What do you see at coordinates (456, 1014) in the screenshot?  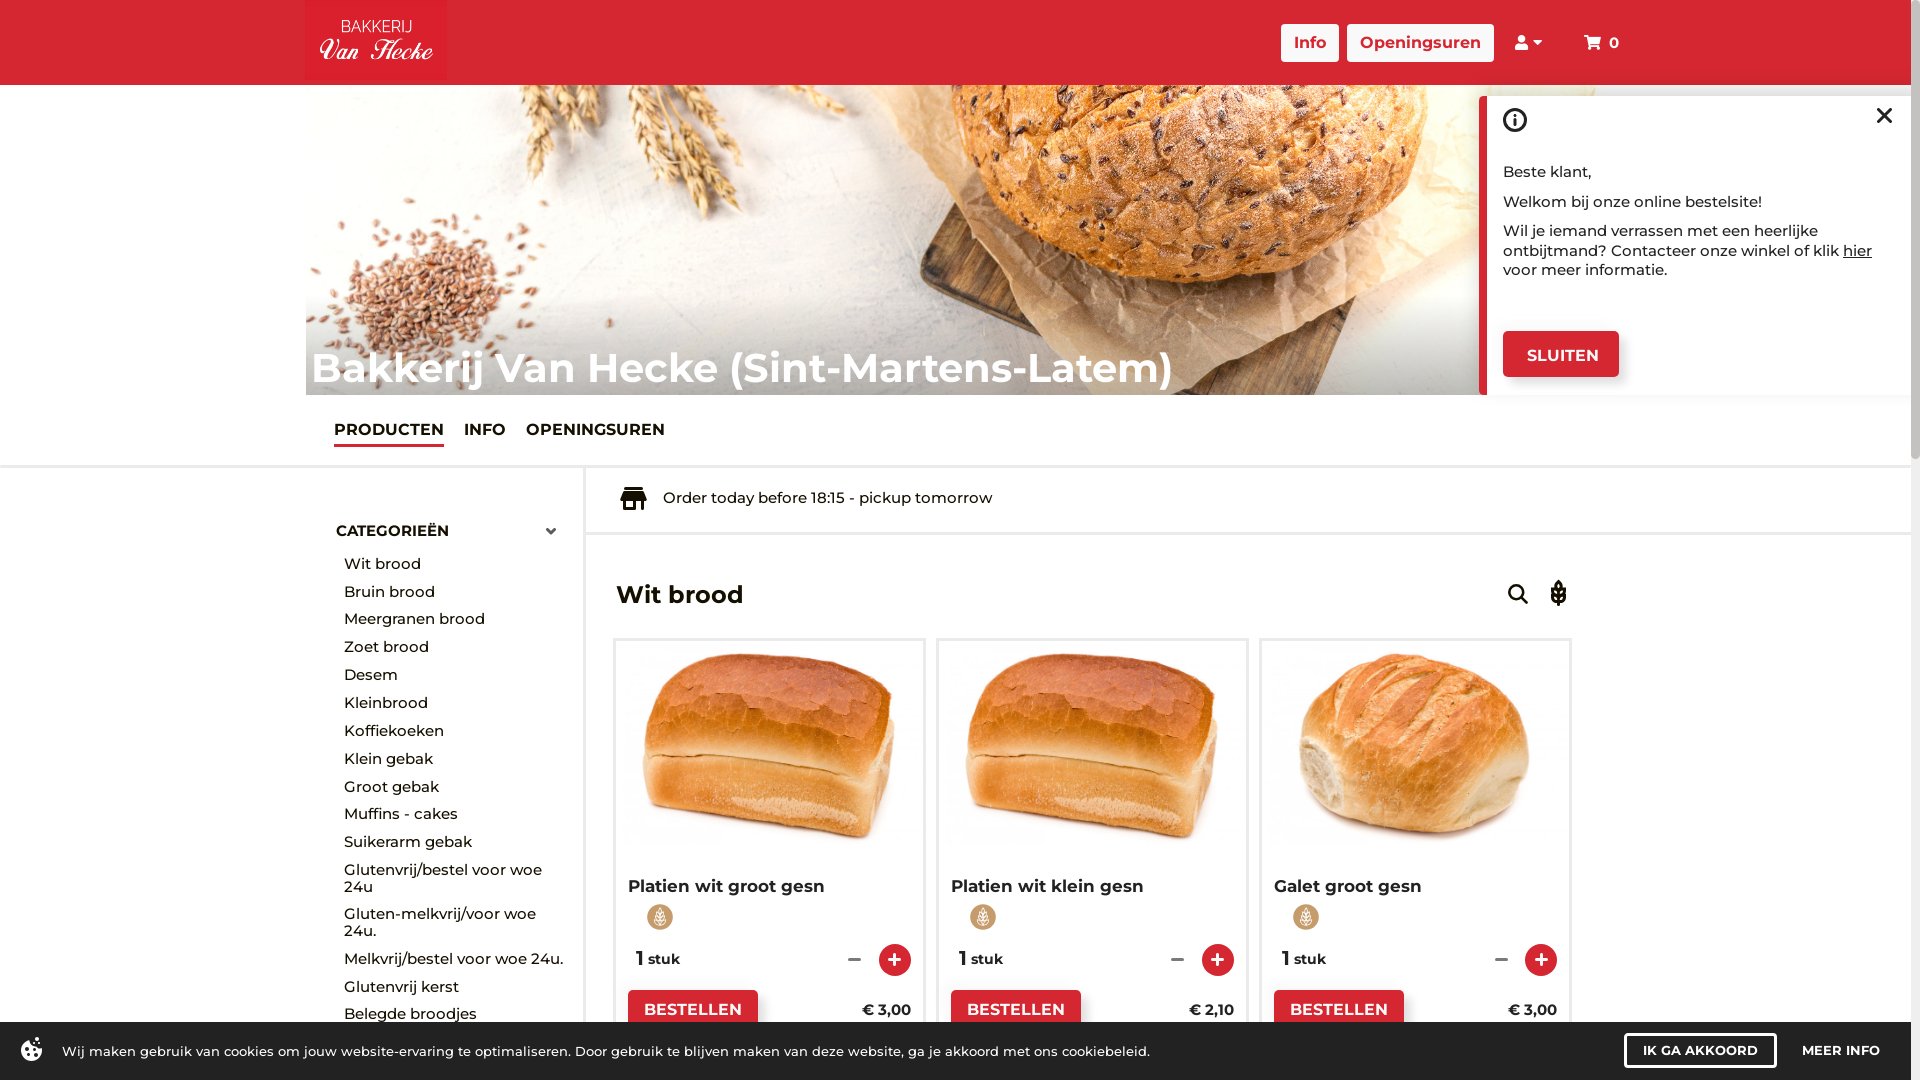 I see `'Belegde broodjes'` at bounding box center [456, 1014].